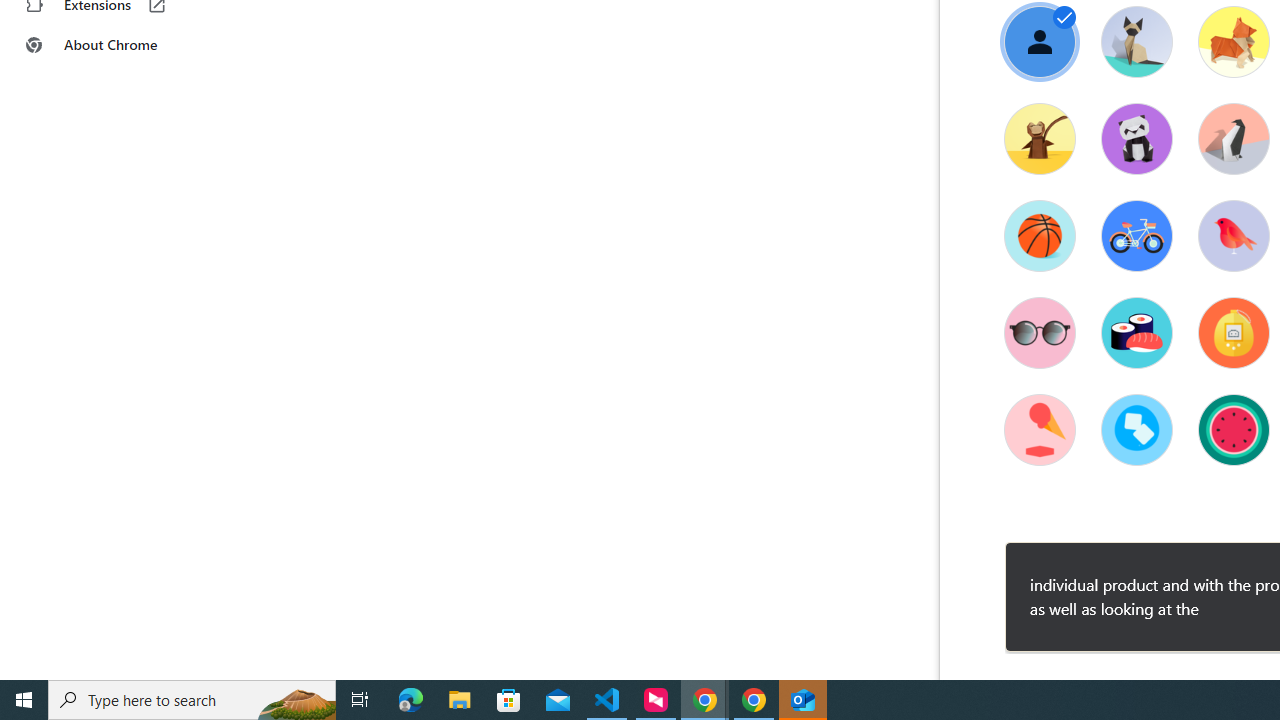  Describe the element at coordinates (123, 45) in the screenshot. I see `'About Chrome'` at that location.